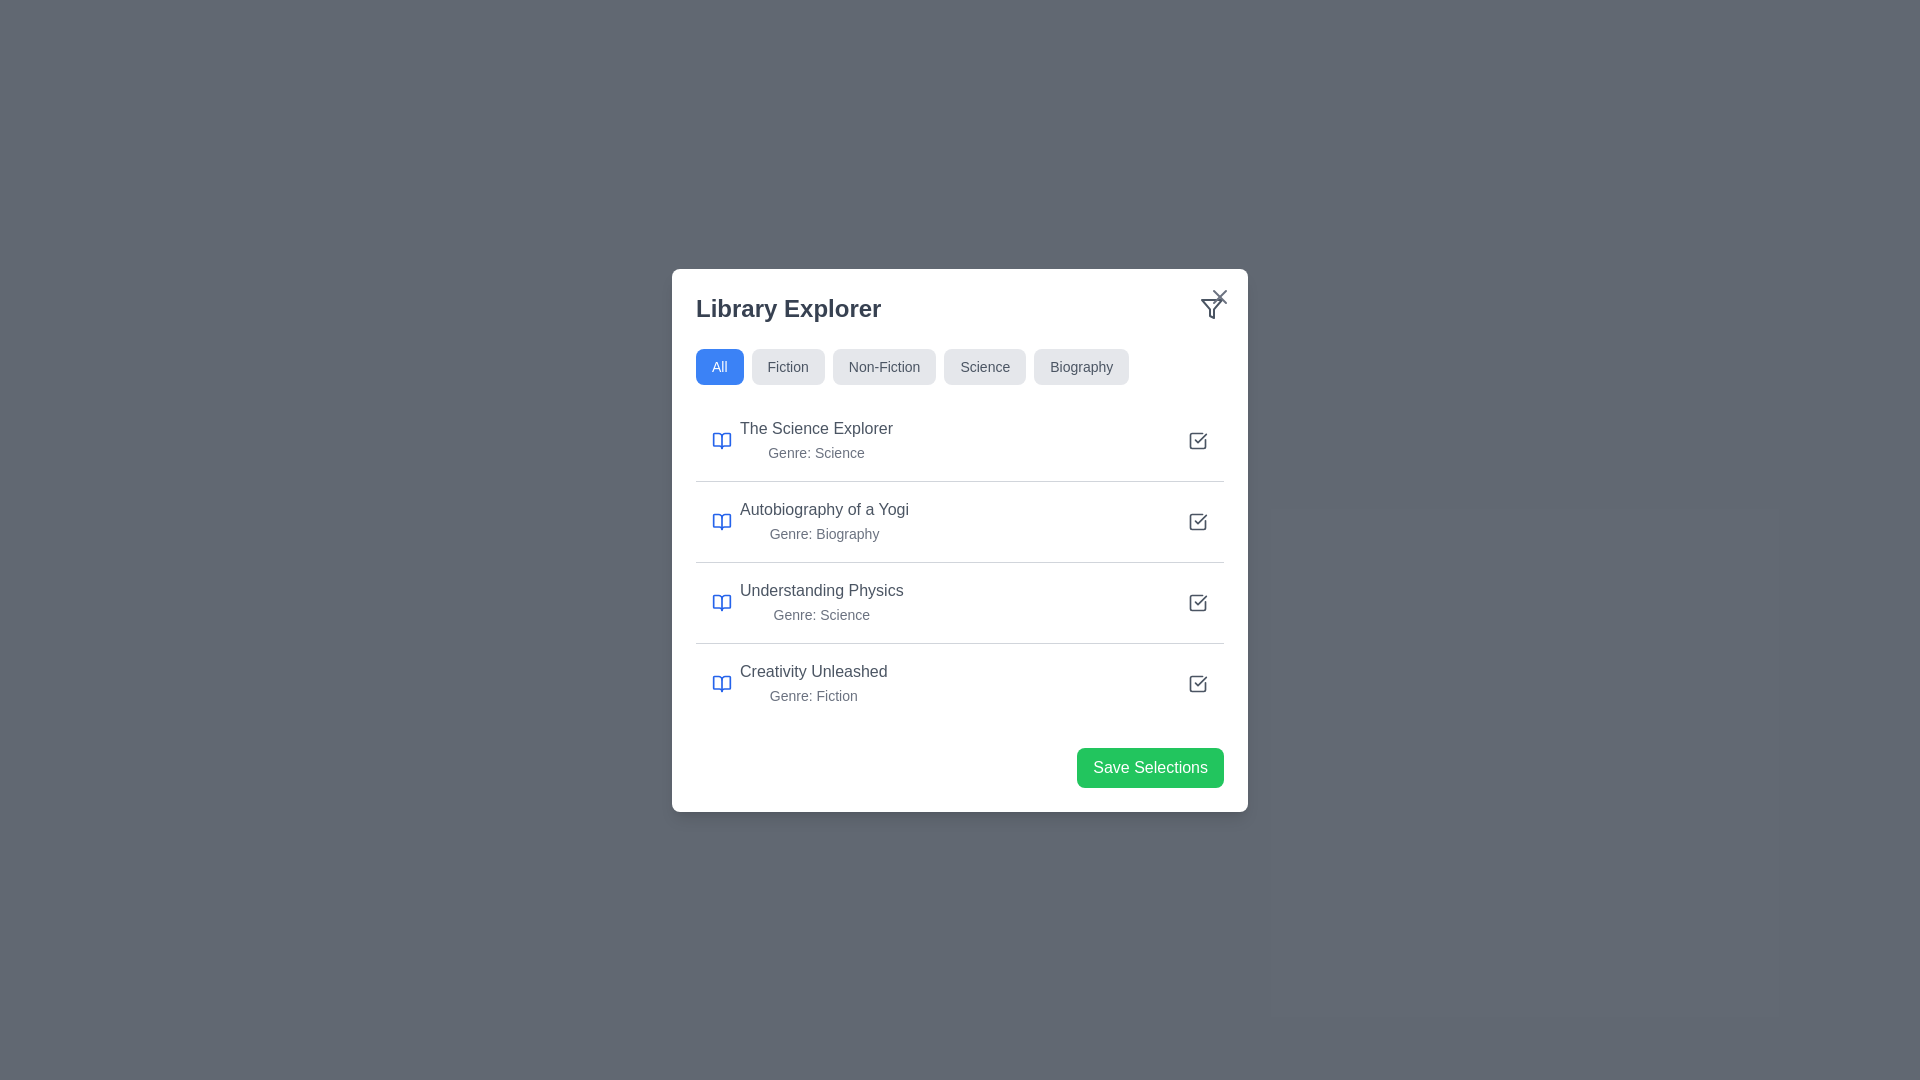 The image size is (1920, 1080). I want to click on the 'Library Explorer' text label, which serves as a heading for the section, located at the top-left corner of the card-like component, so click(787, 308).